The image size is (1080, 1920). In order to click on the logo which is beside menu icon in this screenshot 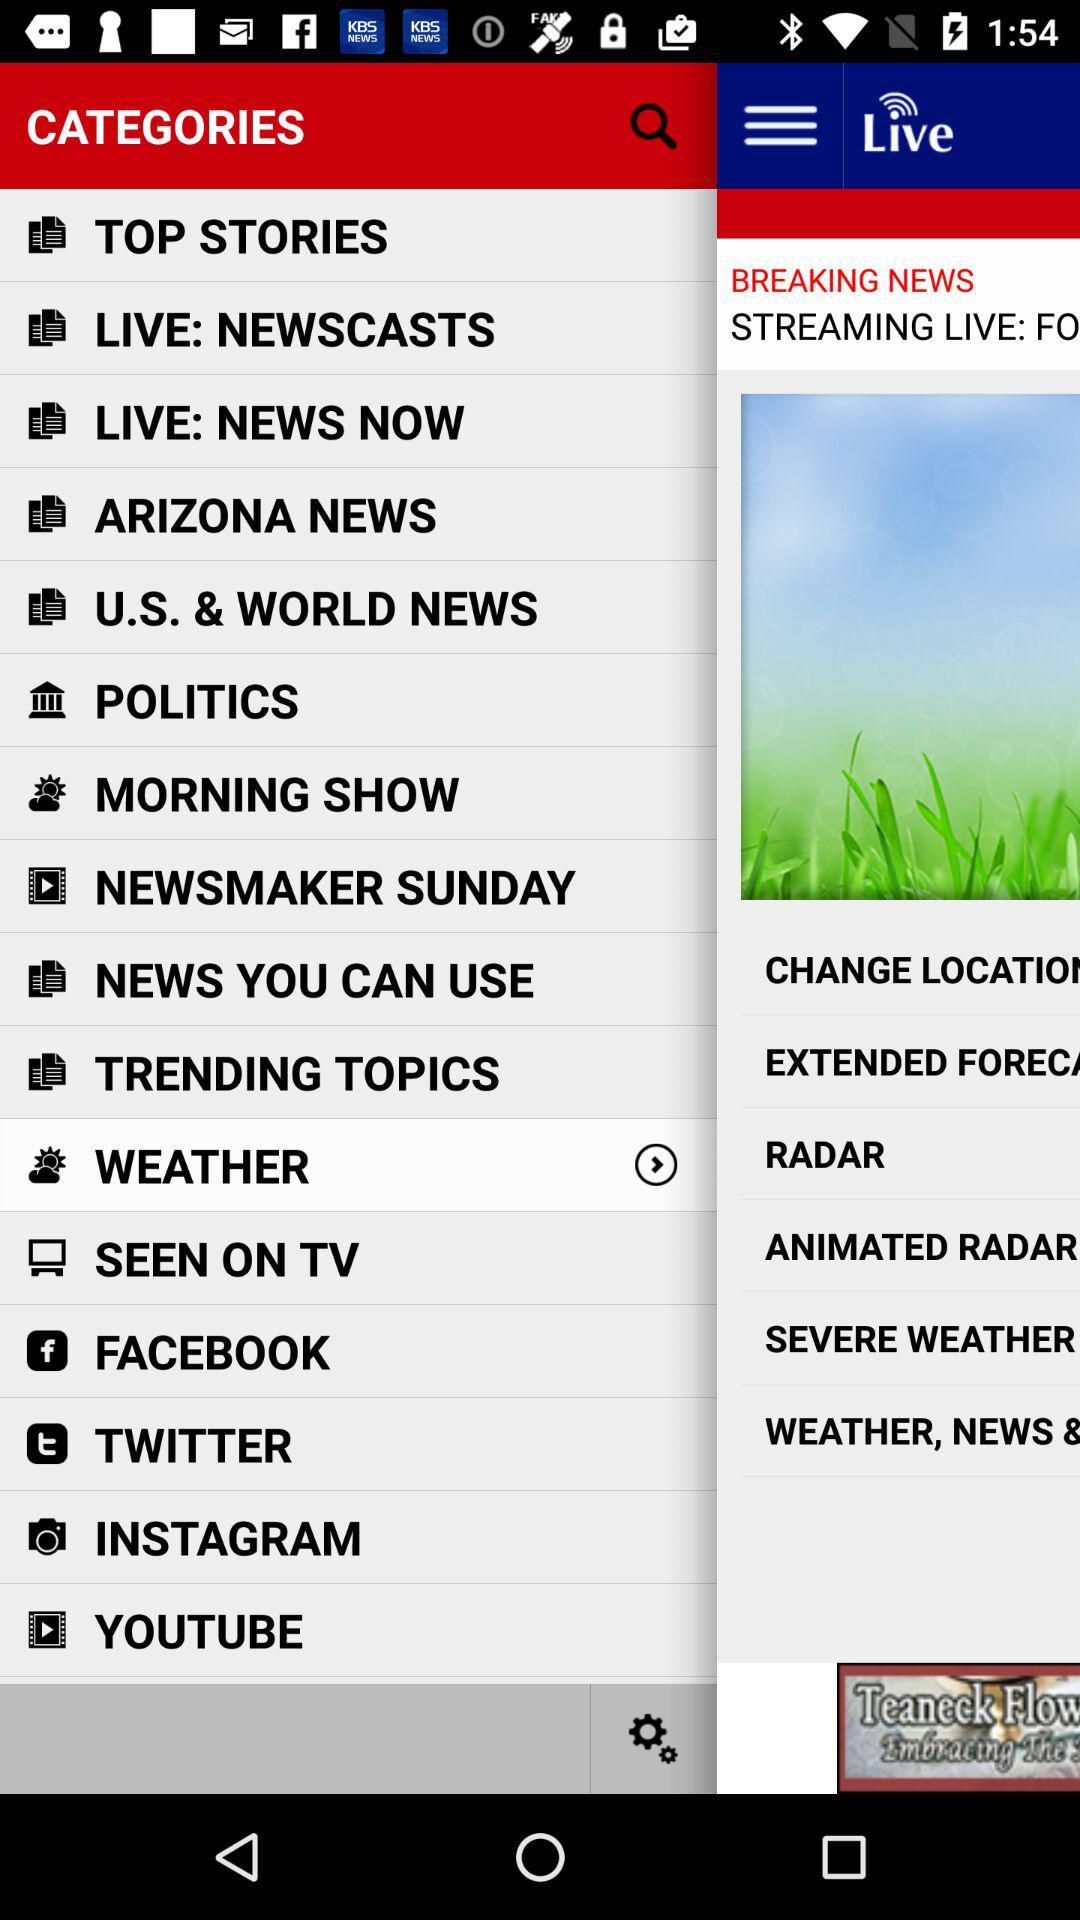, I will do `click(906, 124)`.